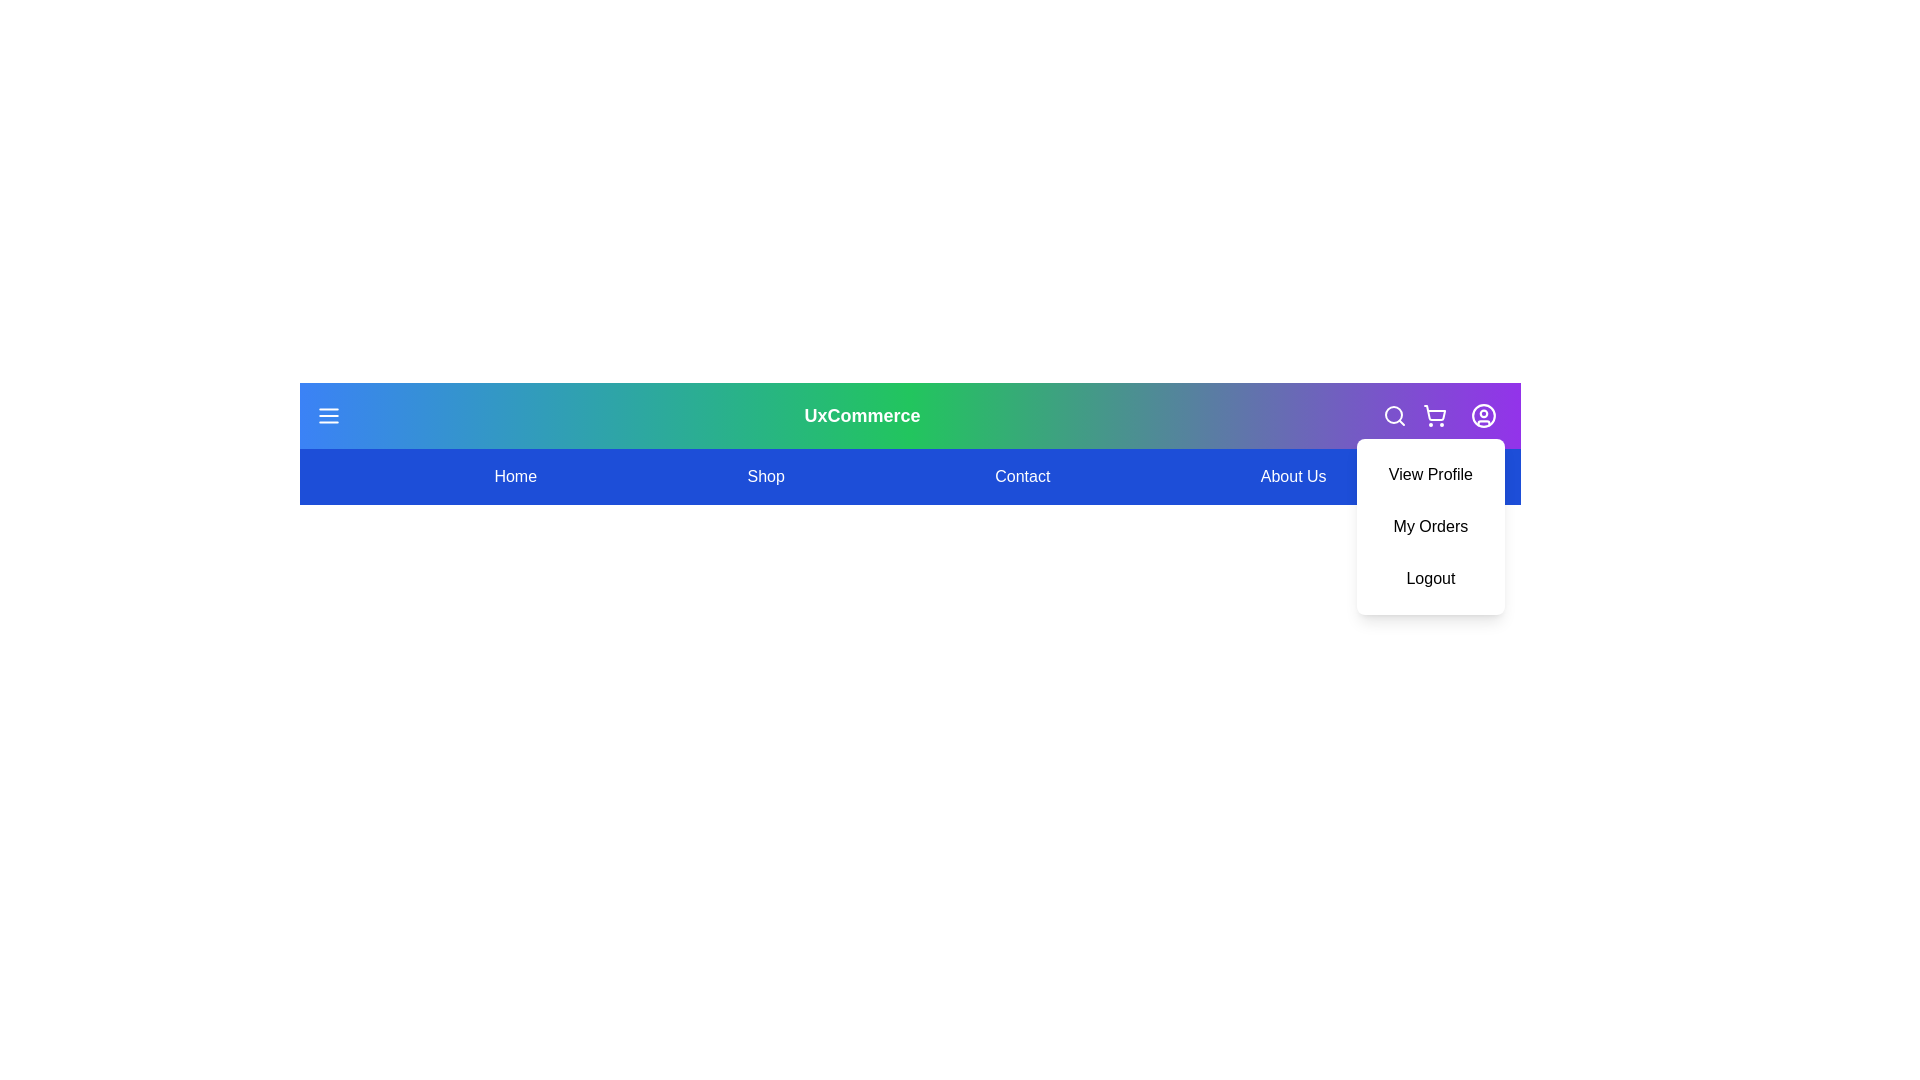 The width and height of the screenshot is (1920, 1080). I want to click on the menu item Home to navigate to the corresponding section, so click(515, 477).